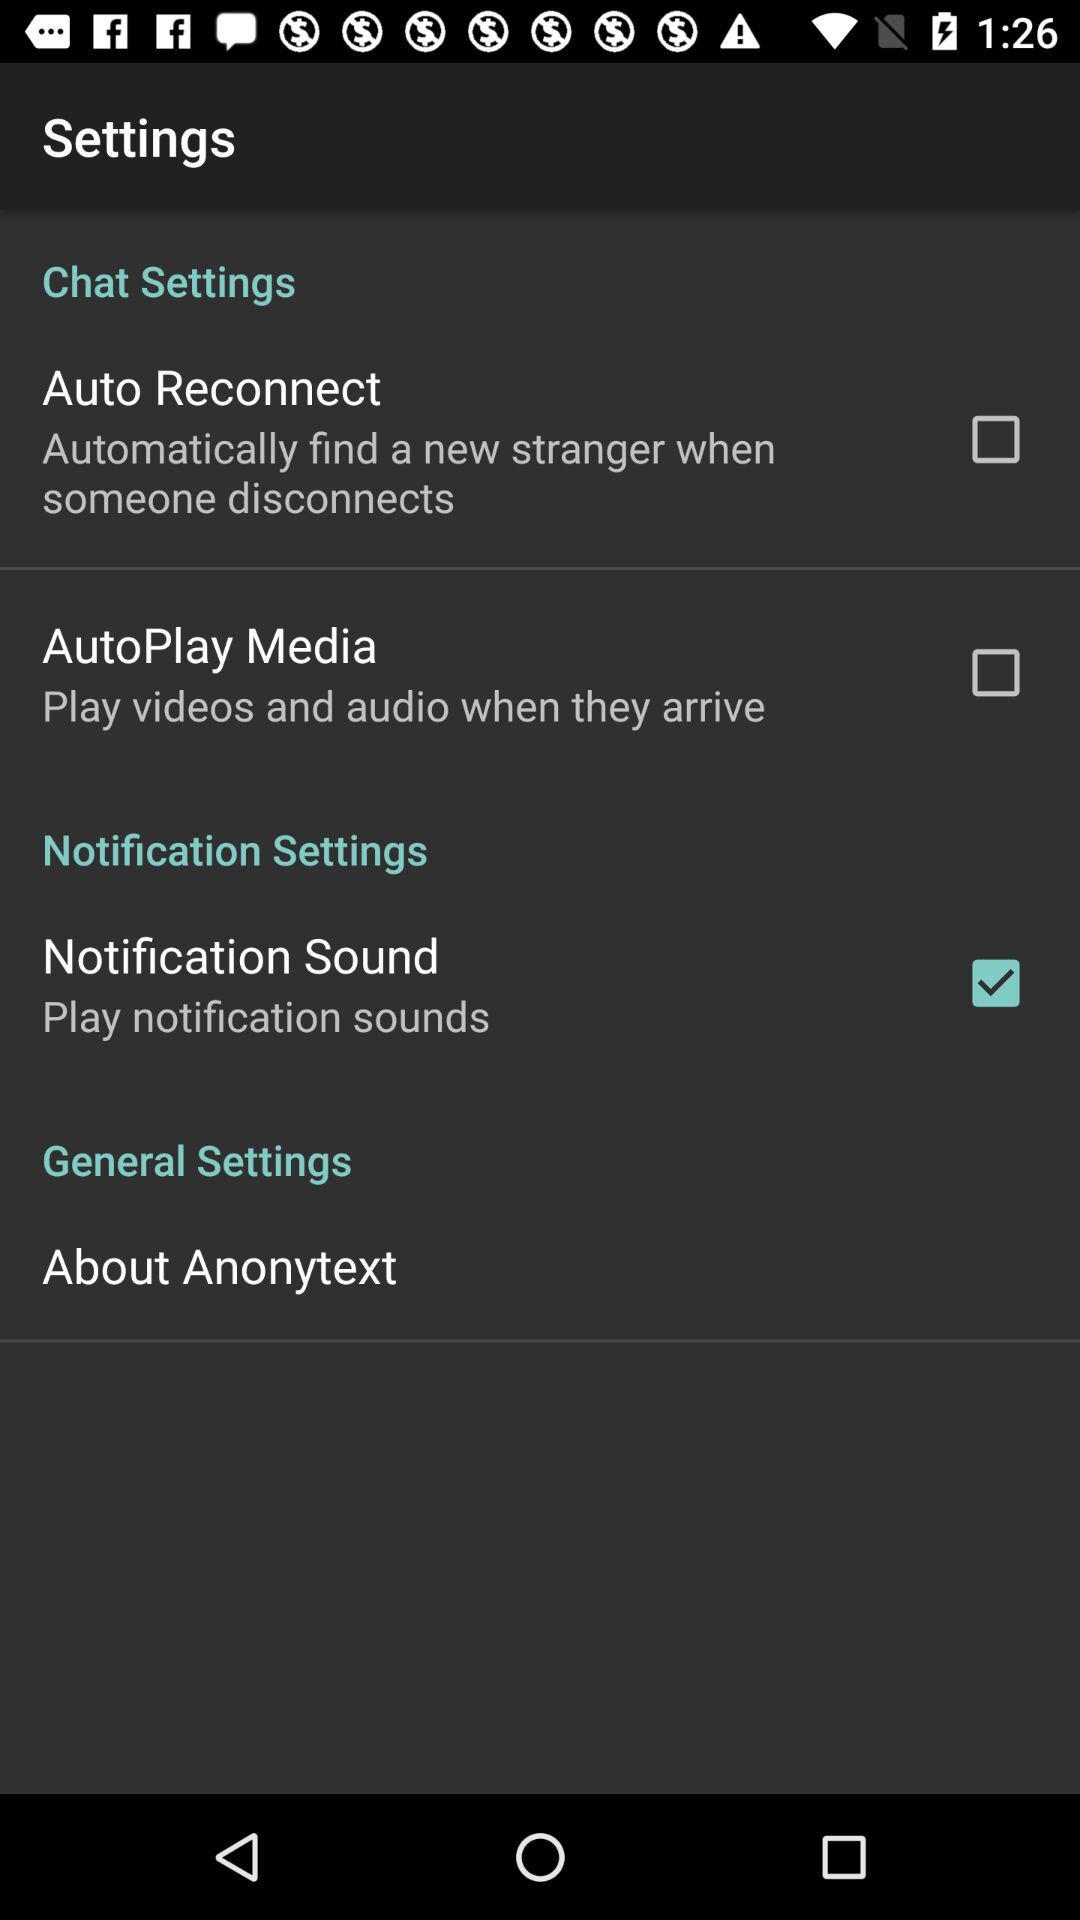 The height and width of the screenshot is (1920, 1080). I want to click on the app above the automatically find a app, so click(211, 386).